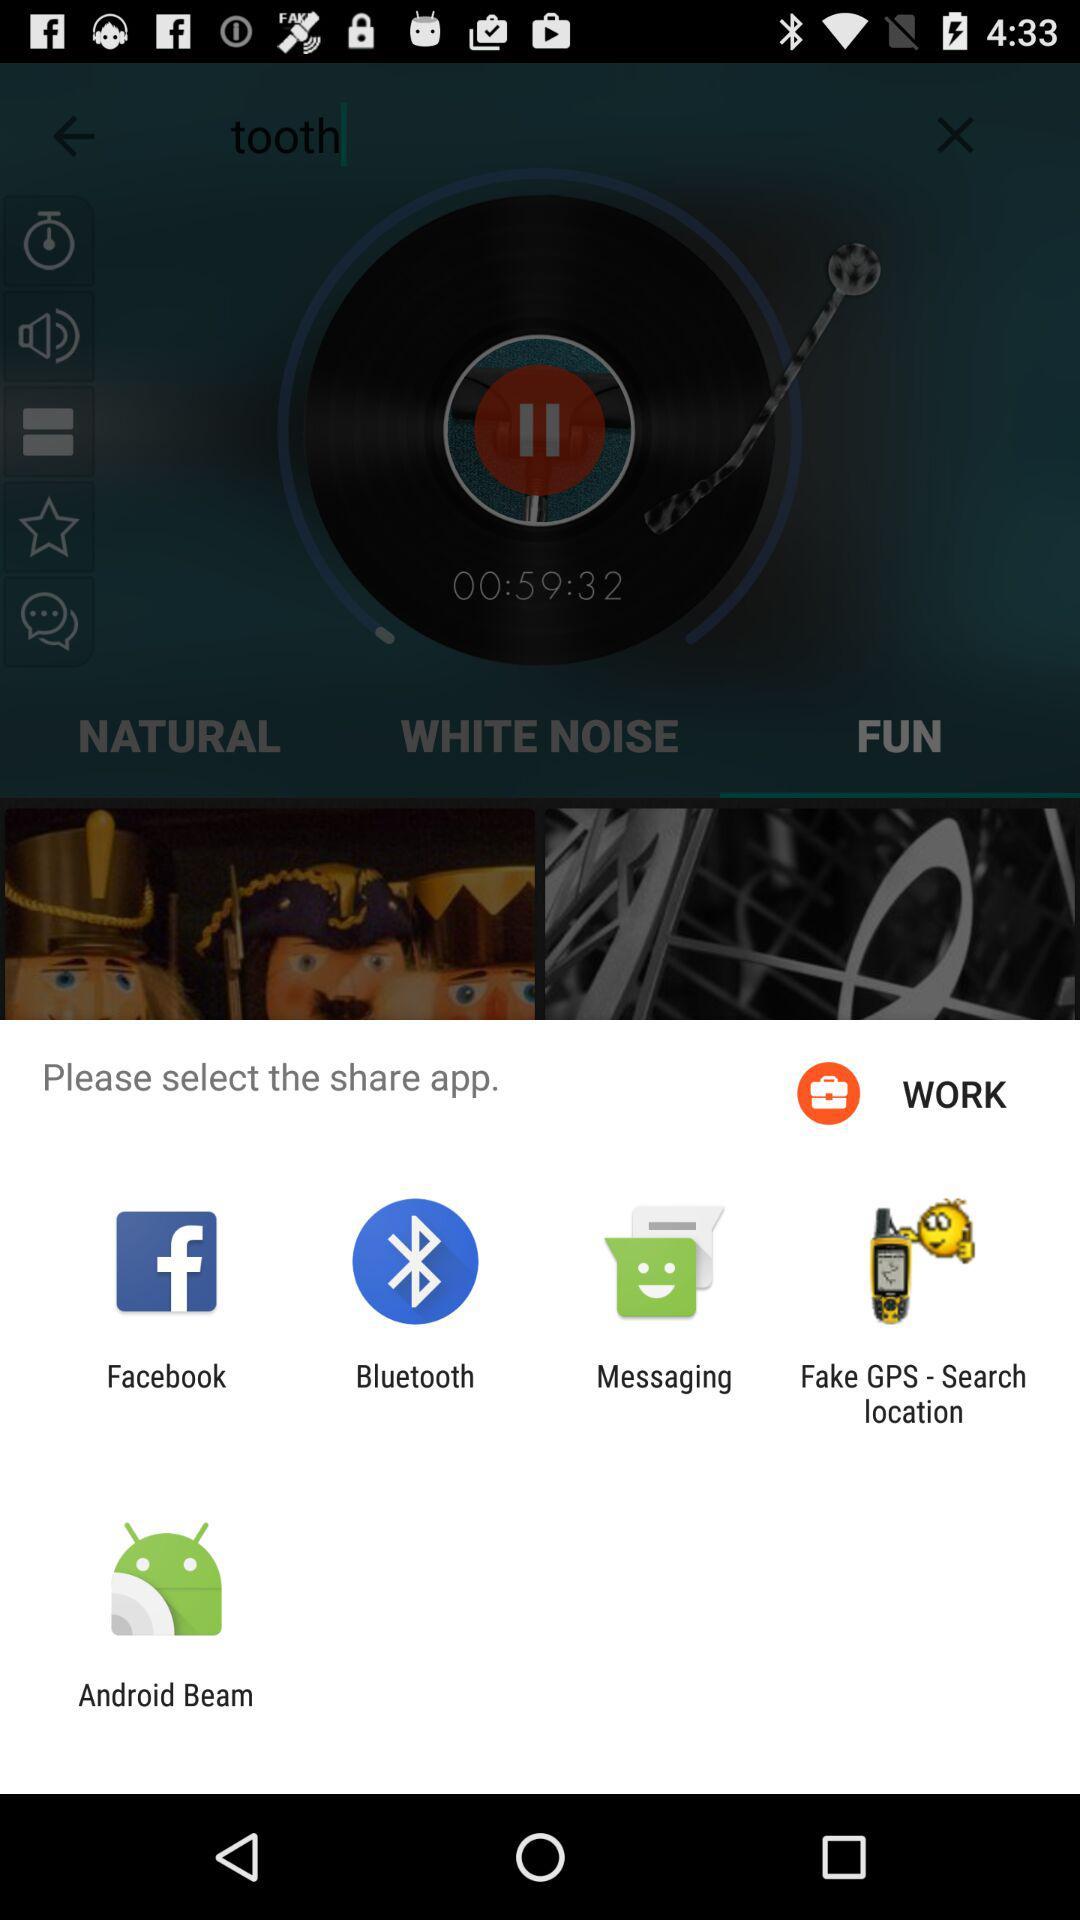  I want to click on the app next to bluetooth app, so click(165, 1392).